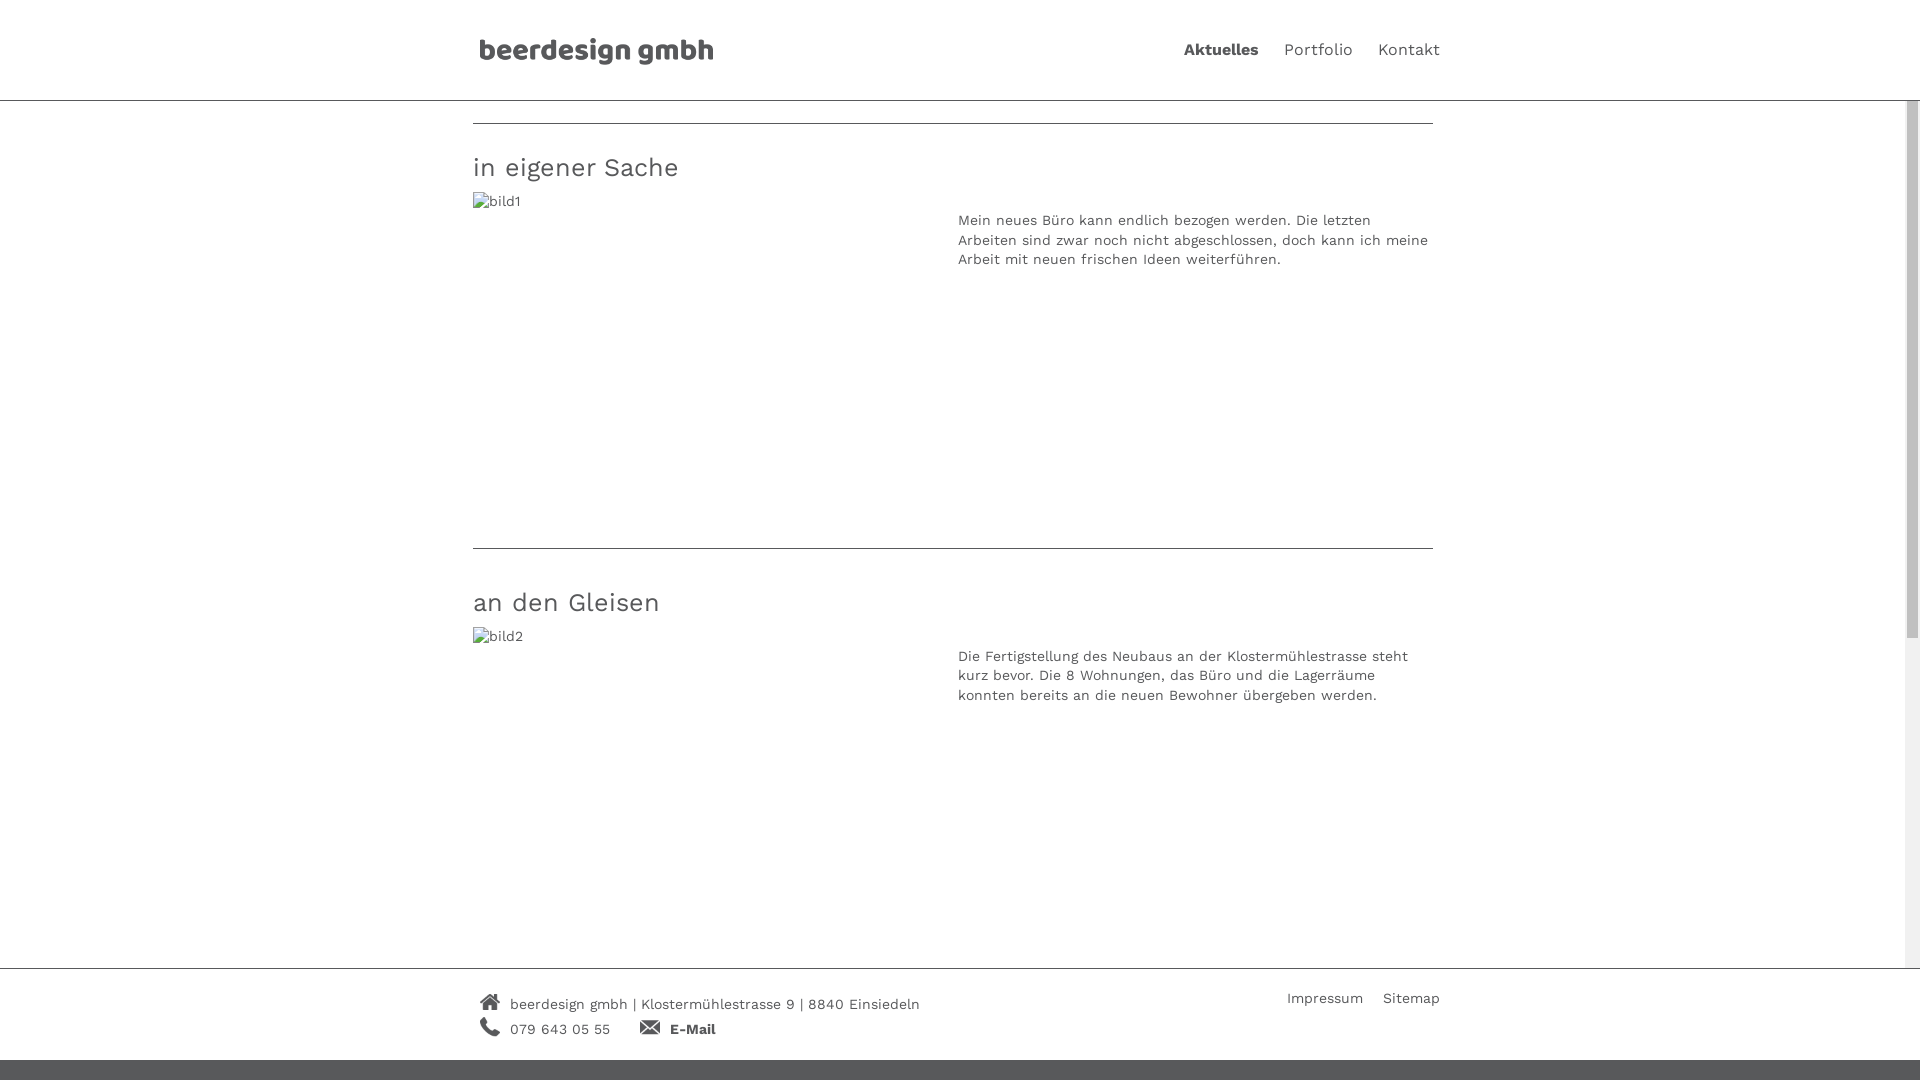  I want to click on 'Impressum', so click(1324, 999).